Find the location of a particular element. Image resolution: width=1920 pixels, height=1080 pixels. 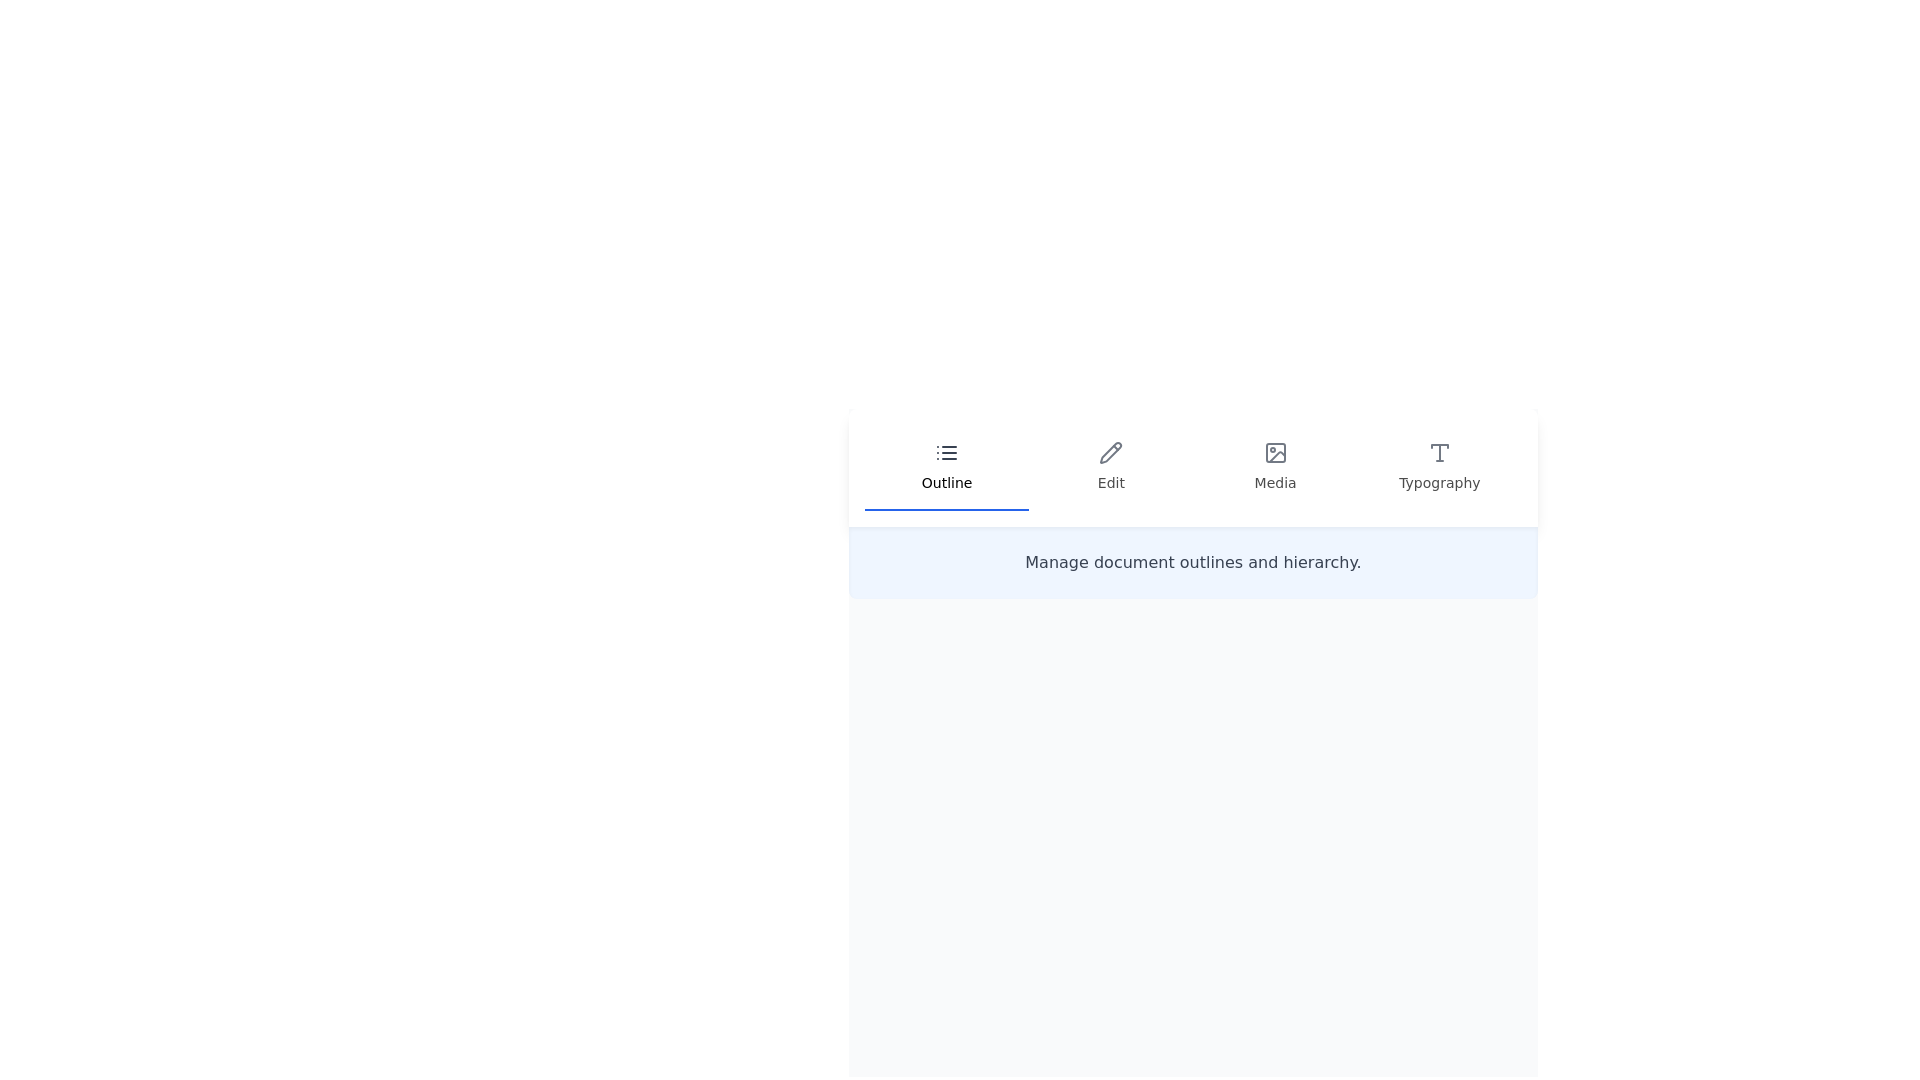

the Typography tab by clicking on its corresponding button is located at coordinates (1438, 467).